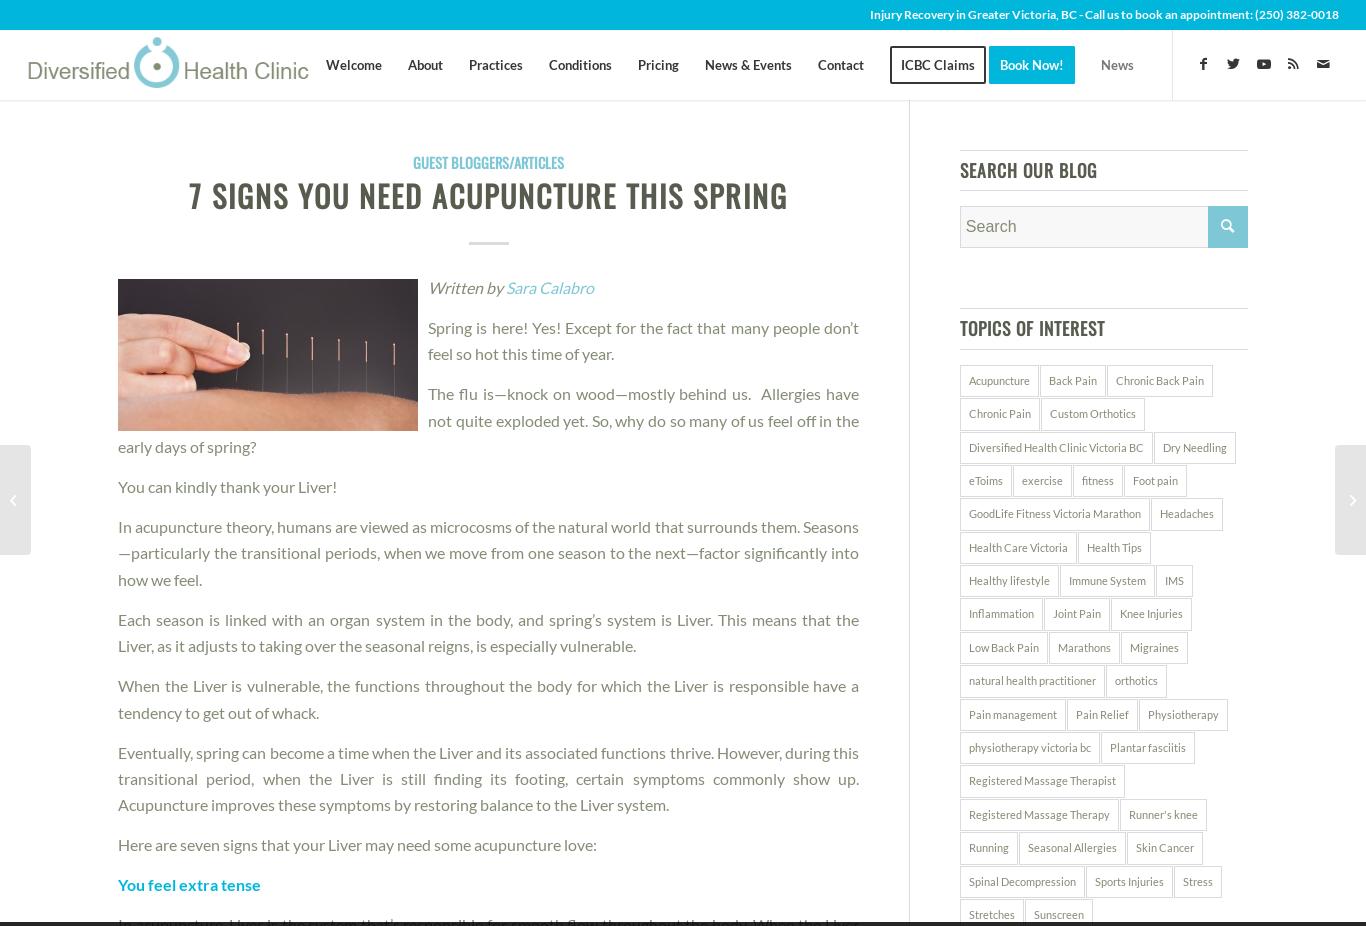 This screenshot has width=1366, height=926. I want to click on '/wp-content/uploads/2019/05/Diversified-Health.png', so click(499, 161).